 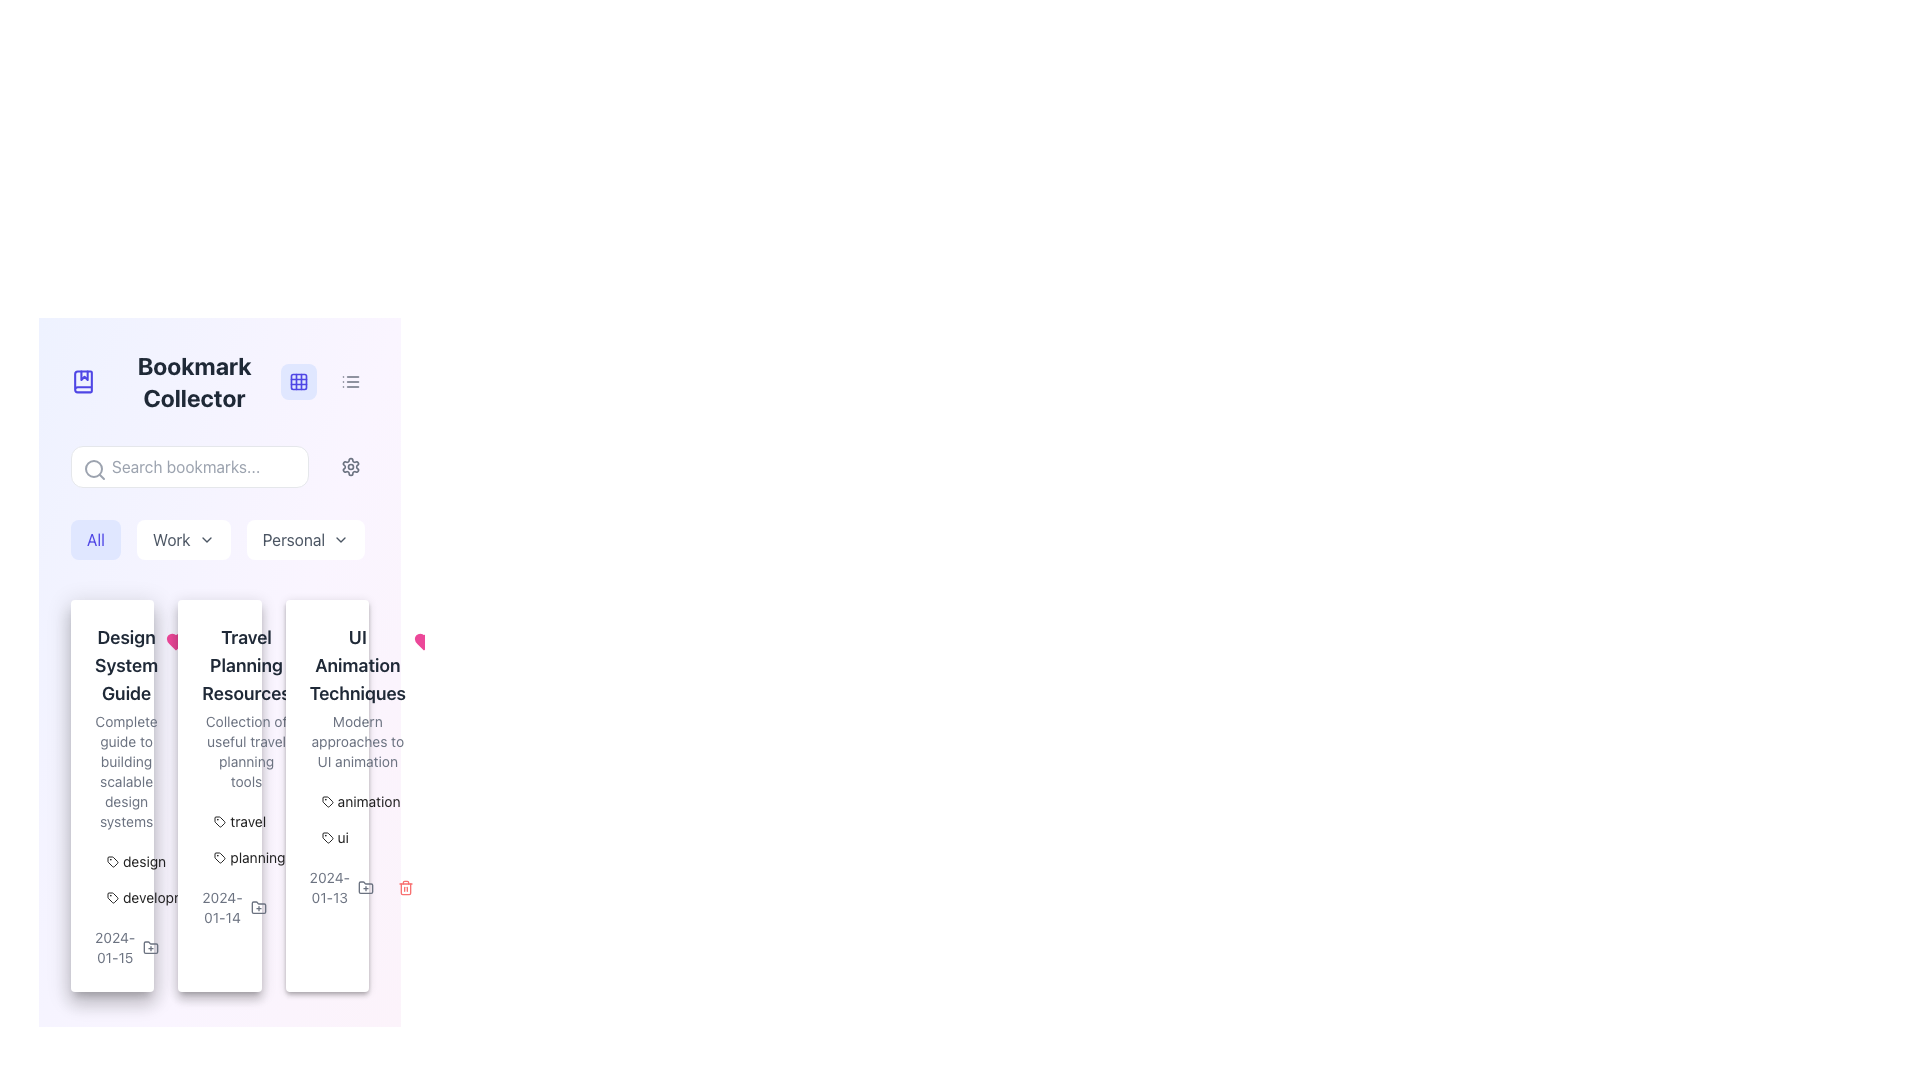 I want to click on the circular button with a gray hover background and a folder icon with a plus symbol, so click(x=150, y=947).